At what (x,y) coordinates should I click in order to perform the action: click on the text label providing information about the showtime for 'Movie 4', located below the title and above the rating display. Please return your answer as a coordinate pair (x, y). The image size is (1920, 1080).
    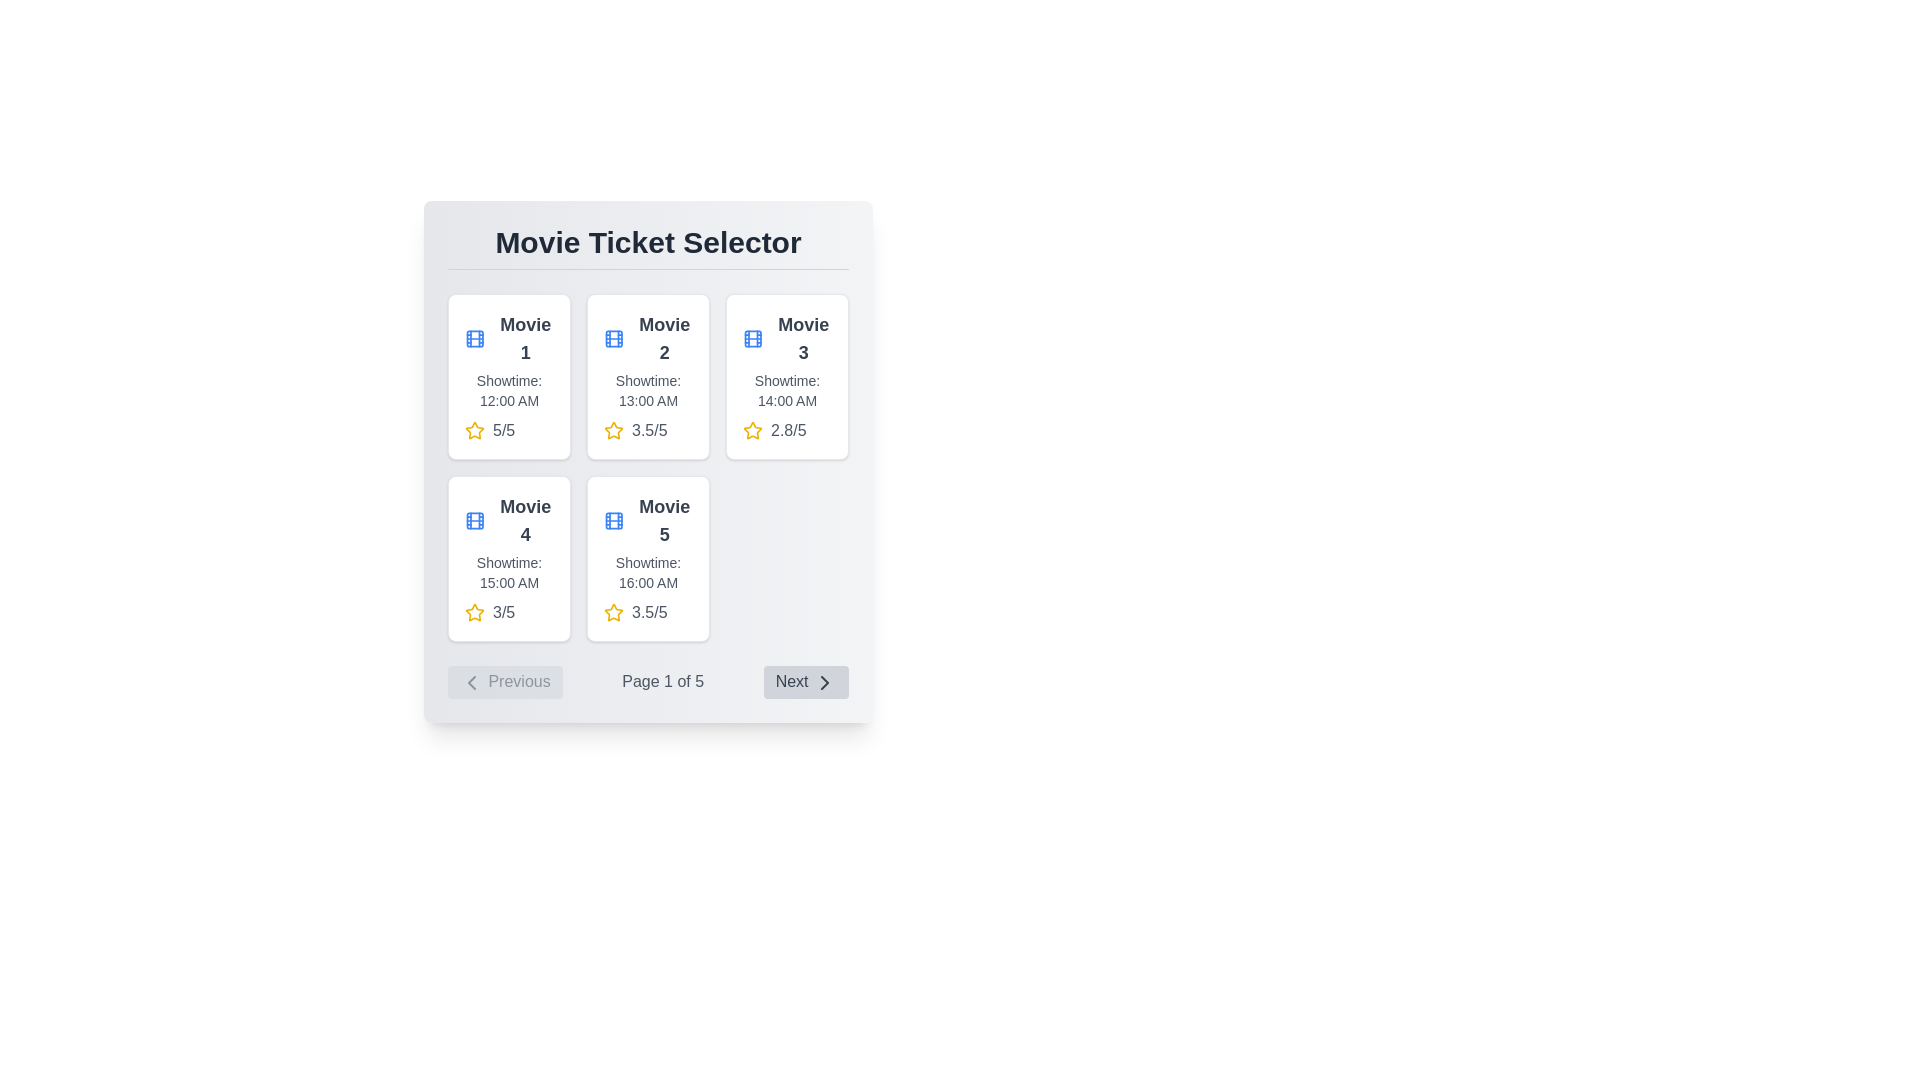
    Looking at the image, I should click on (509, 573).